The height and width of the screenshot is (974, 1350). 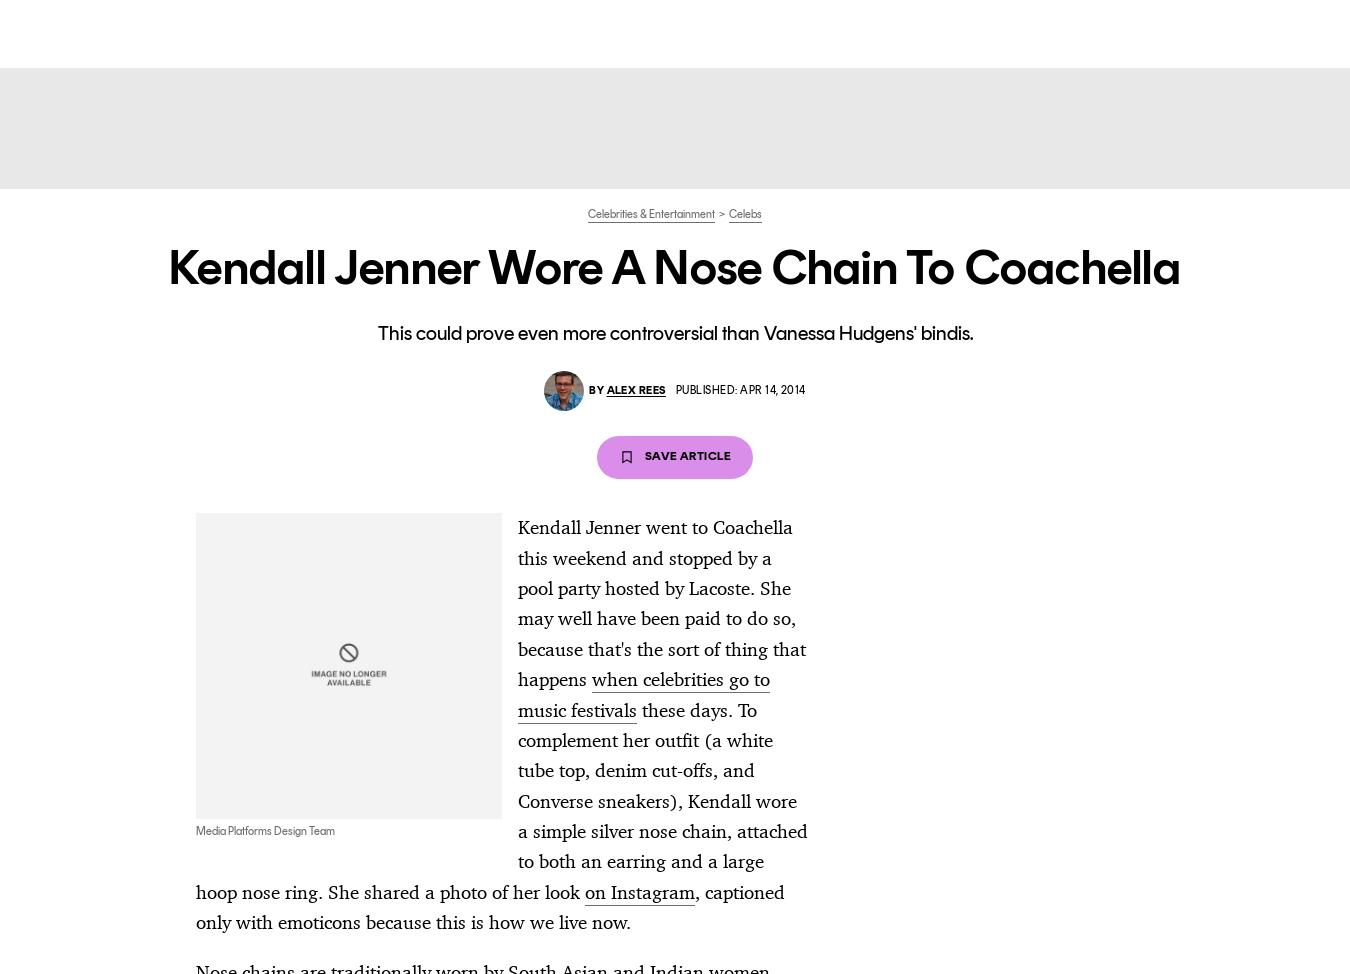 I want to click on 'Timothée Supports Kylie at the Innovator Awards', so click(x=247, y=272).